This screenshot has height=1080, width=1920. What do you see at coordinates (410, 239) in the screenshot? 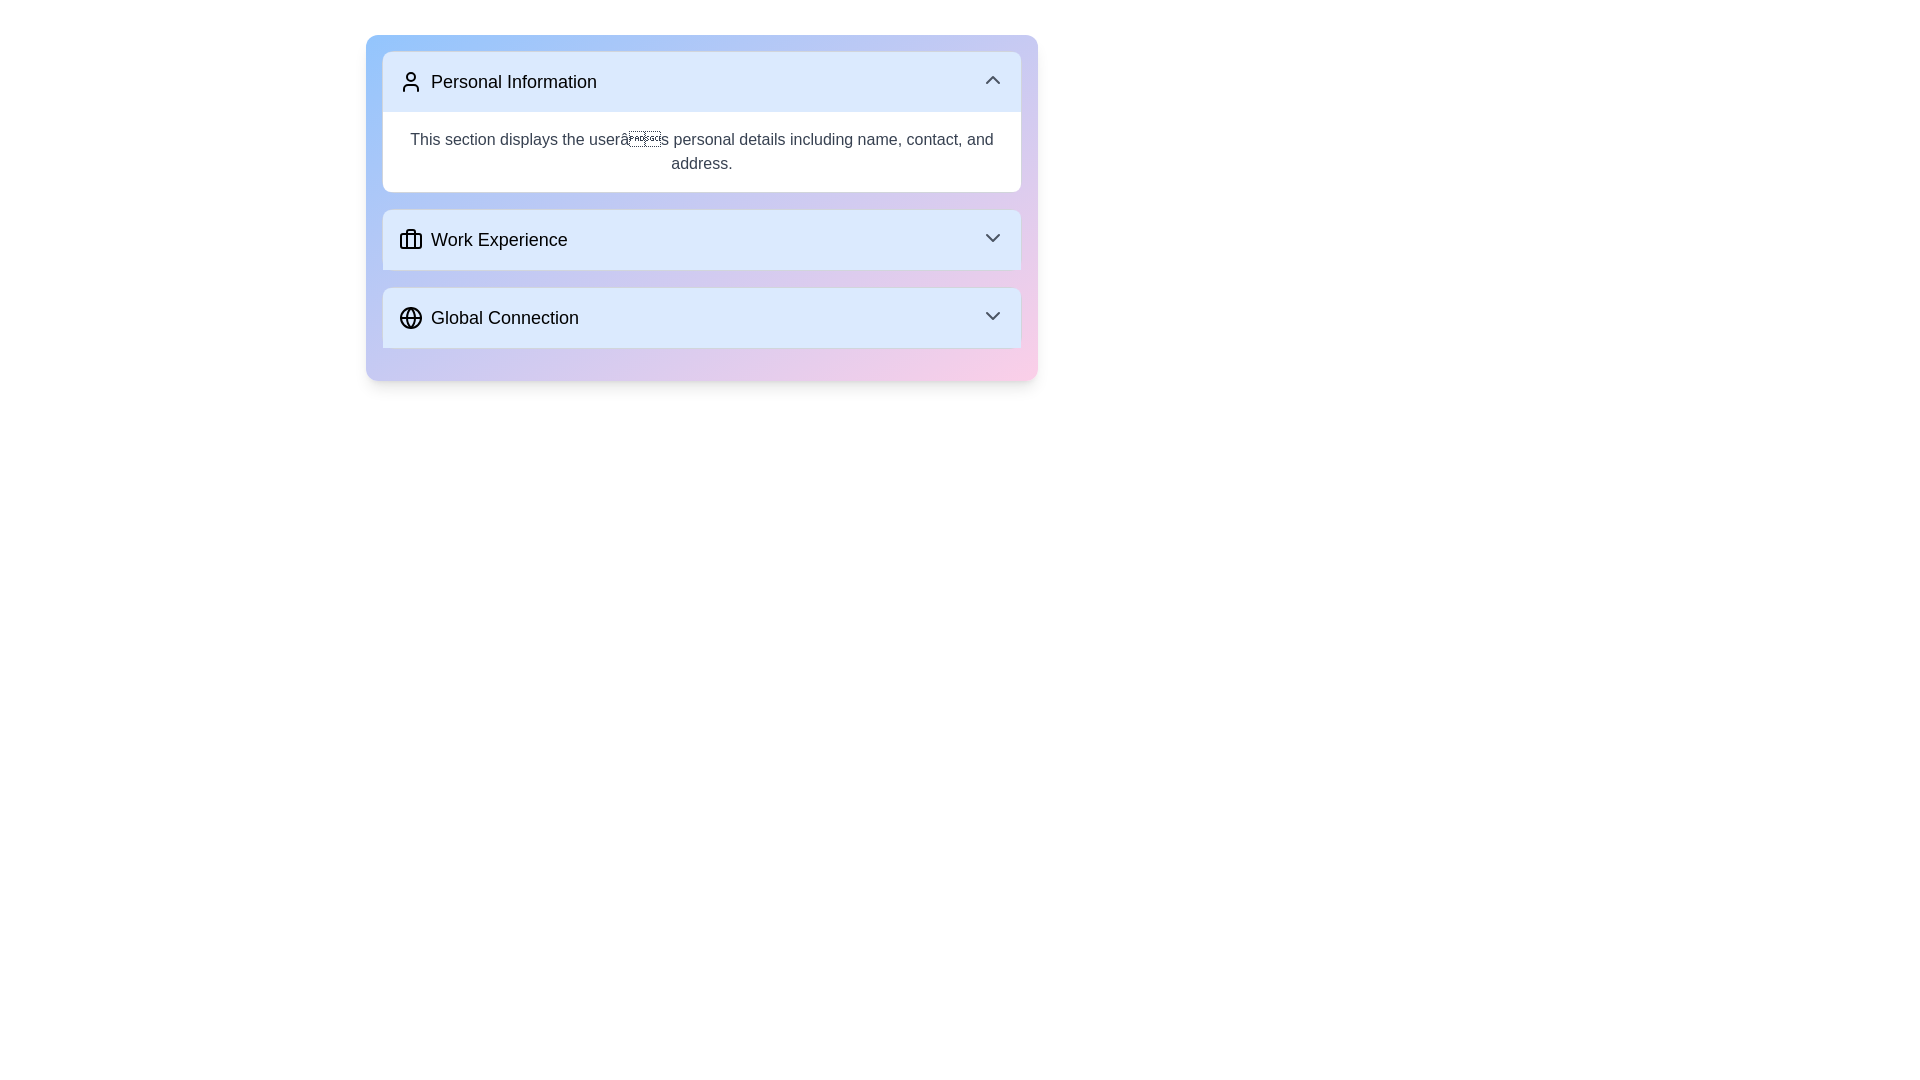
I see `the lower rectangular part of the briefcase icon in the 'Work Experience' section, which serves as a visual identifier for that section` at bounding box center [410, 239].